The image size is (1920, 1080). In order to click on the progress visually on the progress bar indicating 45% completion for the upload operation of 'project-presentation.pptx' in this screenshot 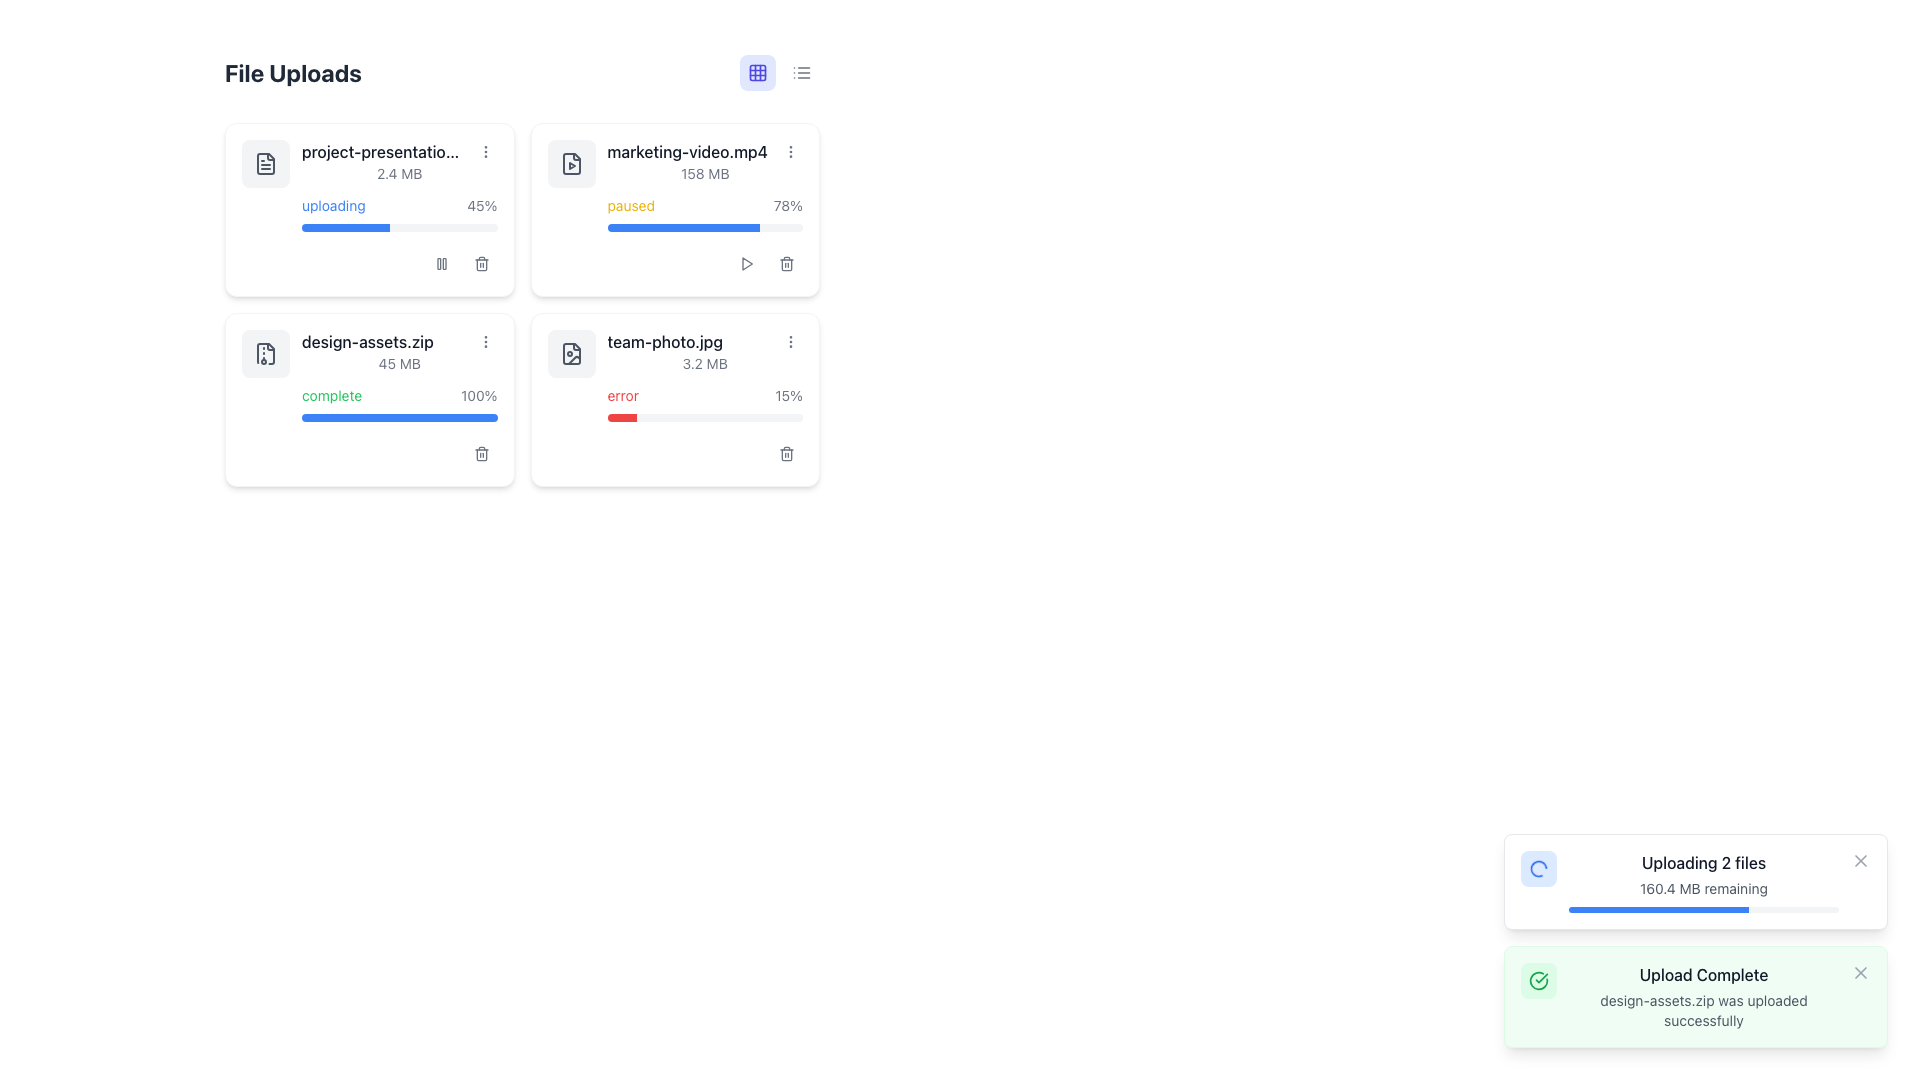, I will do `click(399, 213)`.